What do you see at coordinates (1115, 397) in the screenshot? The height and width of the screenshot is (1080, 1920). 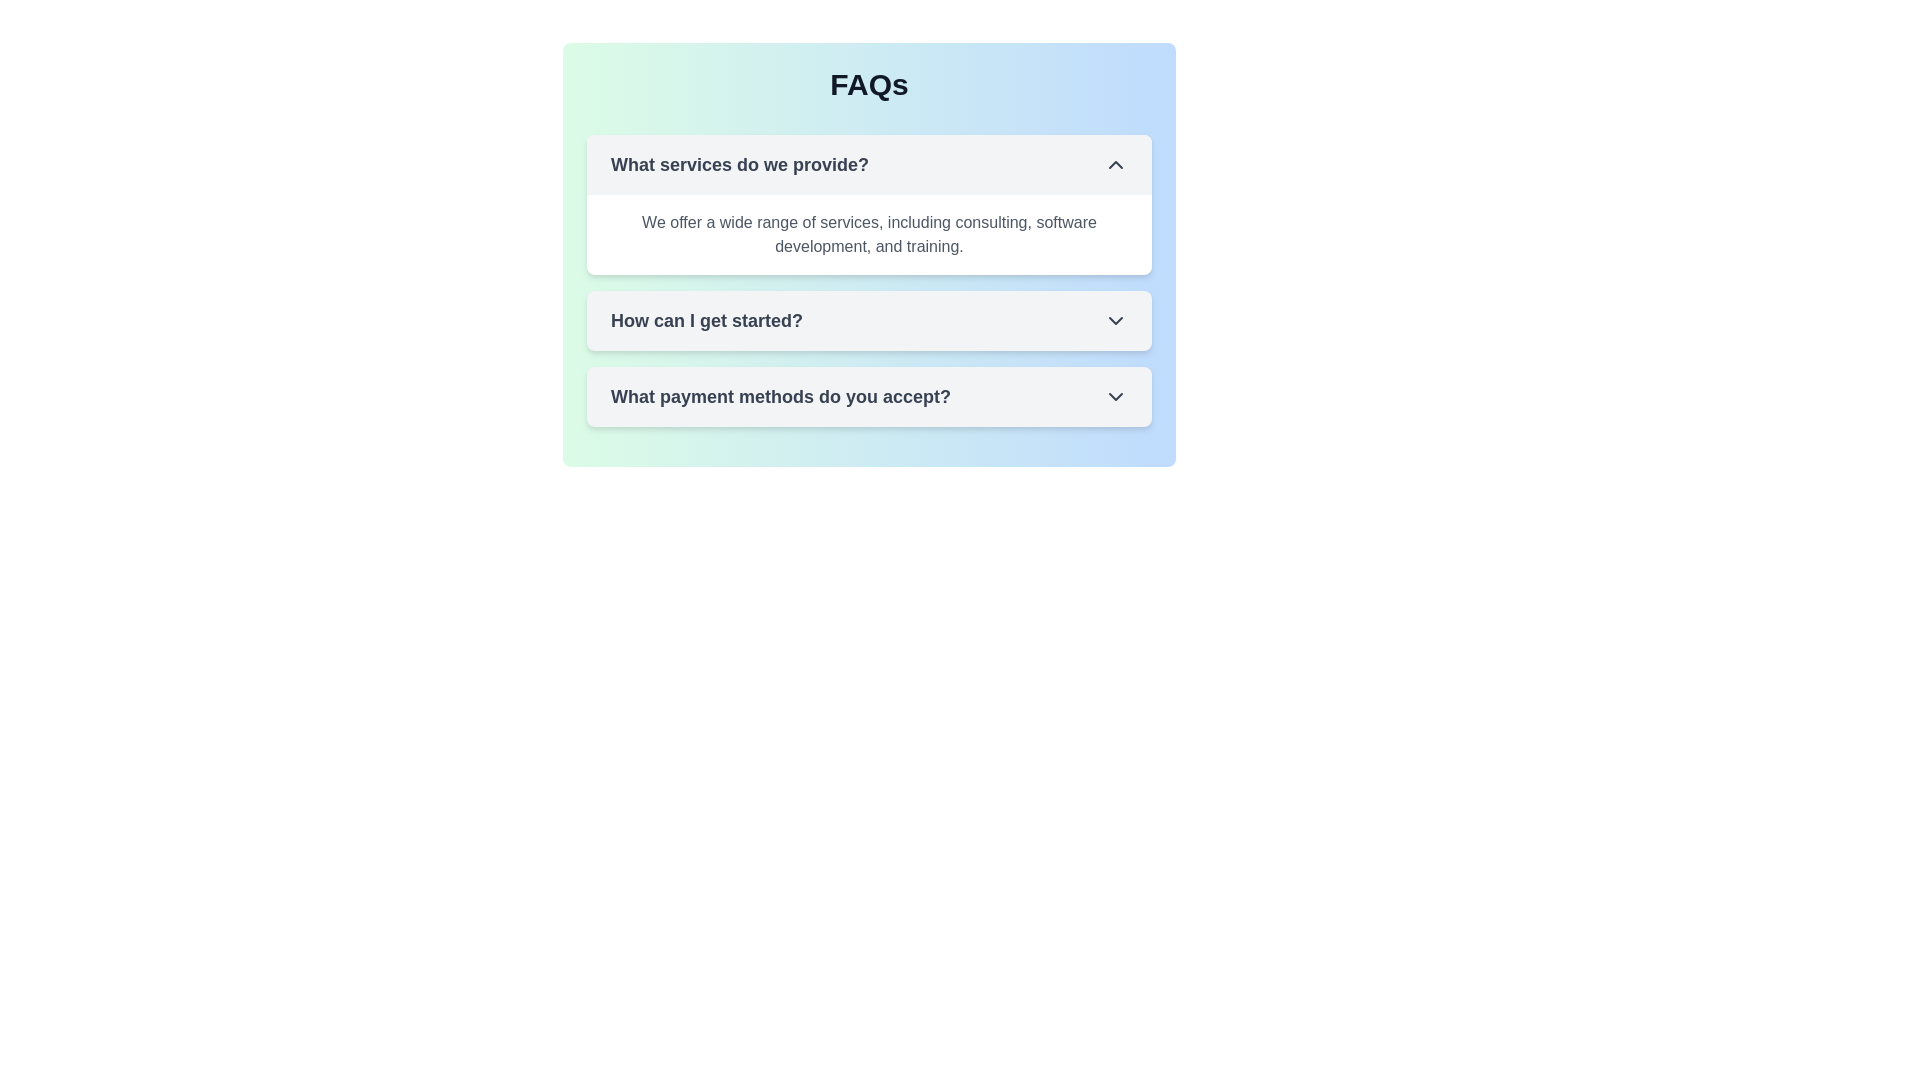 I see `the button-like graphical icon` at bounding box center [1115, 397].